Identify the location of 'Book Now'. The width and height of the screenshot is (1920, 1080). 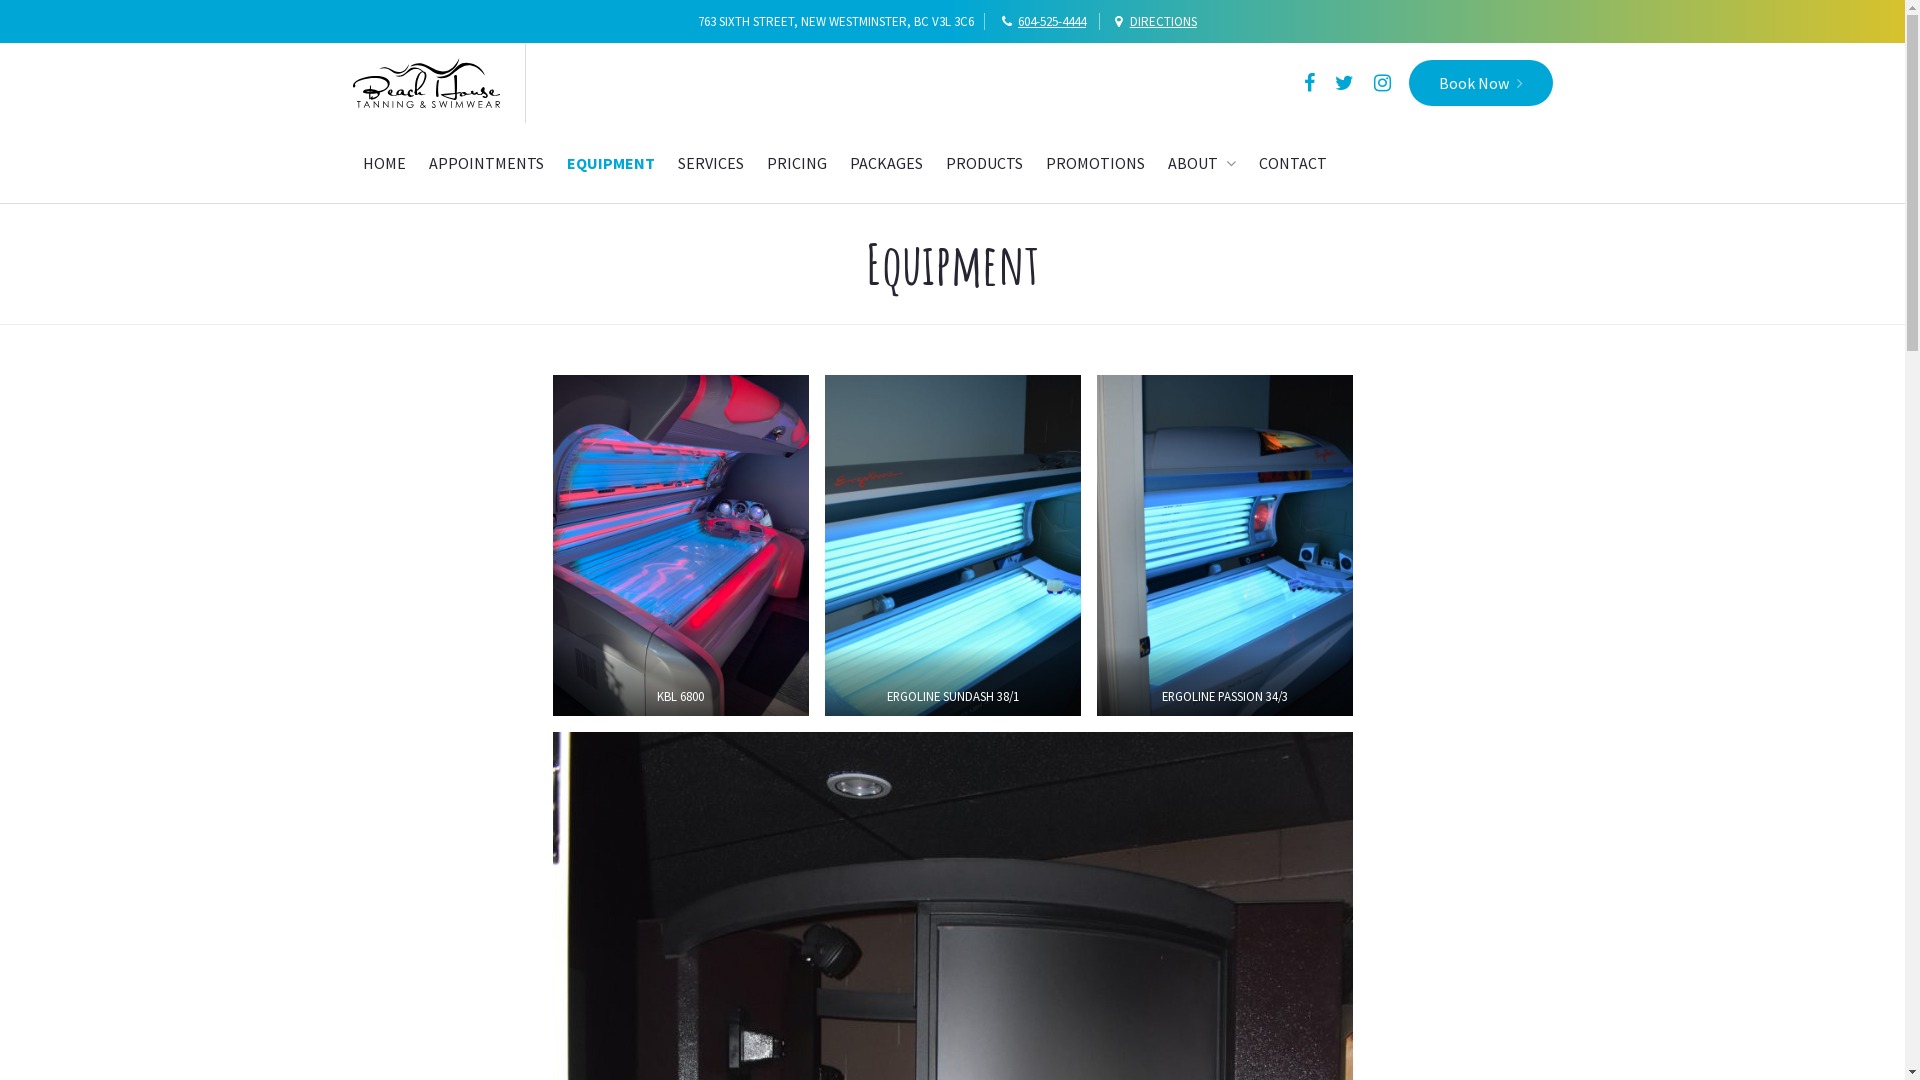
(1479, 82).